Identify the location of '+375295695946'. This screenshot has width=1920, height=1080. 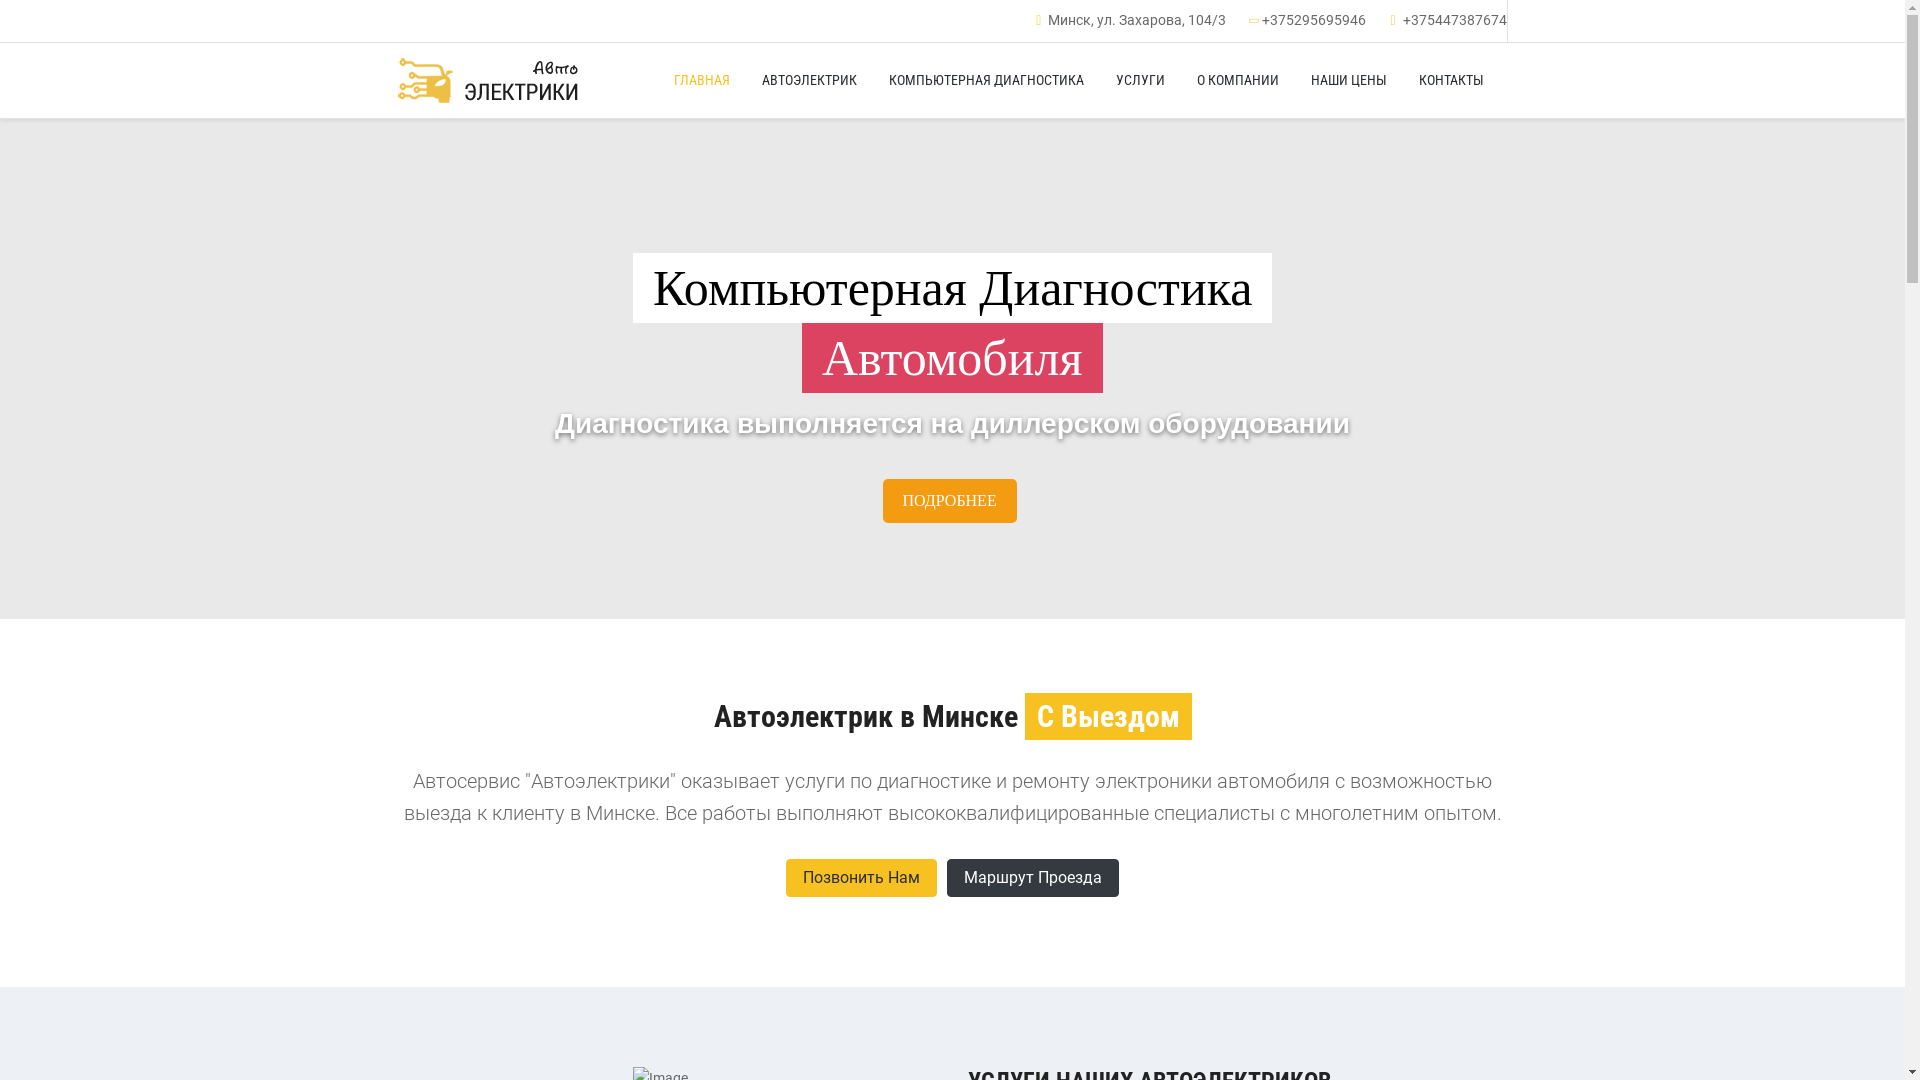
(1314, 19).